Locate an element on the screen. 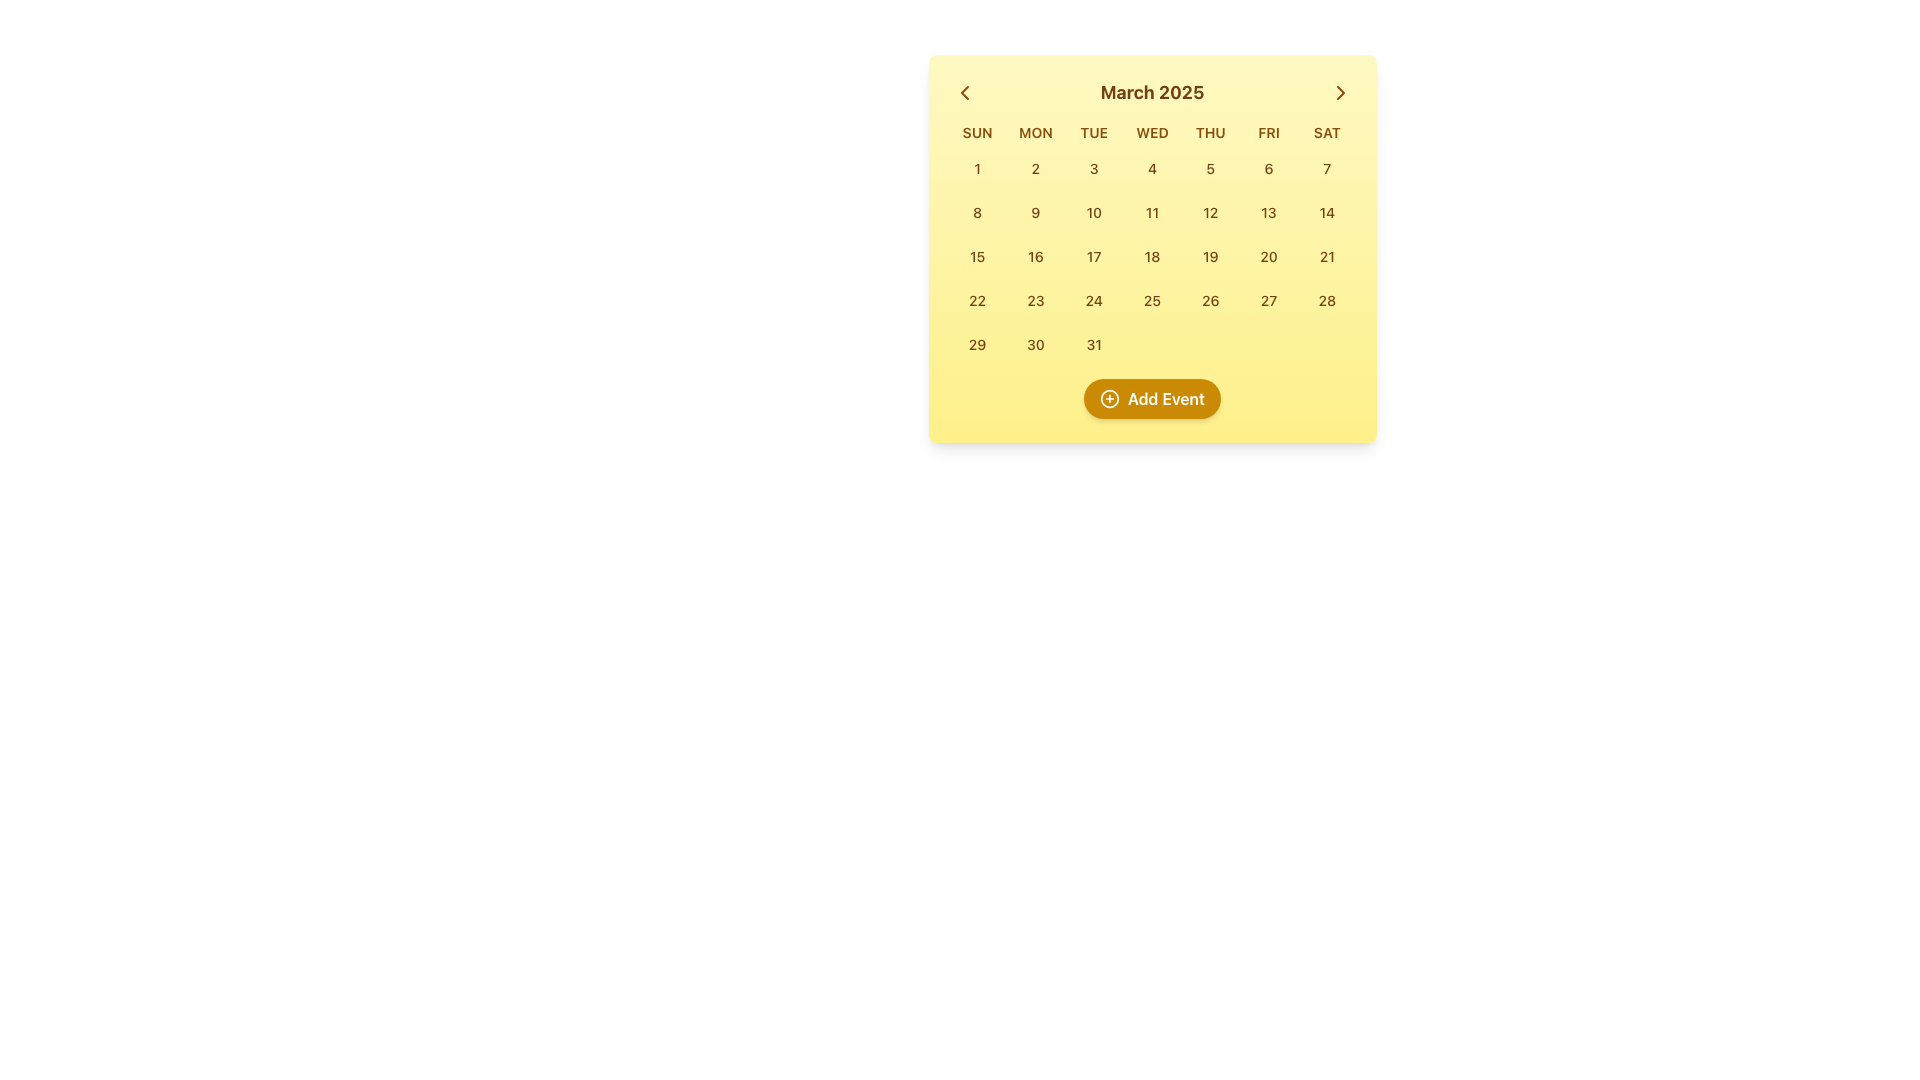 Image resolution: width=1920 pixels, height=1080 pixels. the text label displaying '2' for Monday in the calendar interface is located at coordinates (1035, 167).